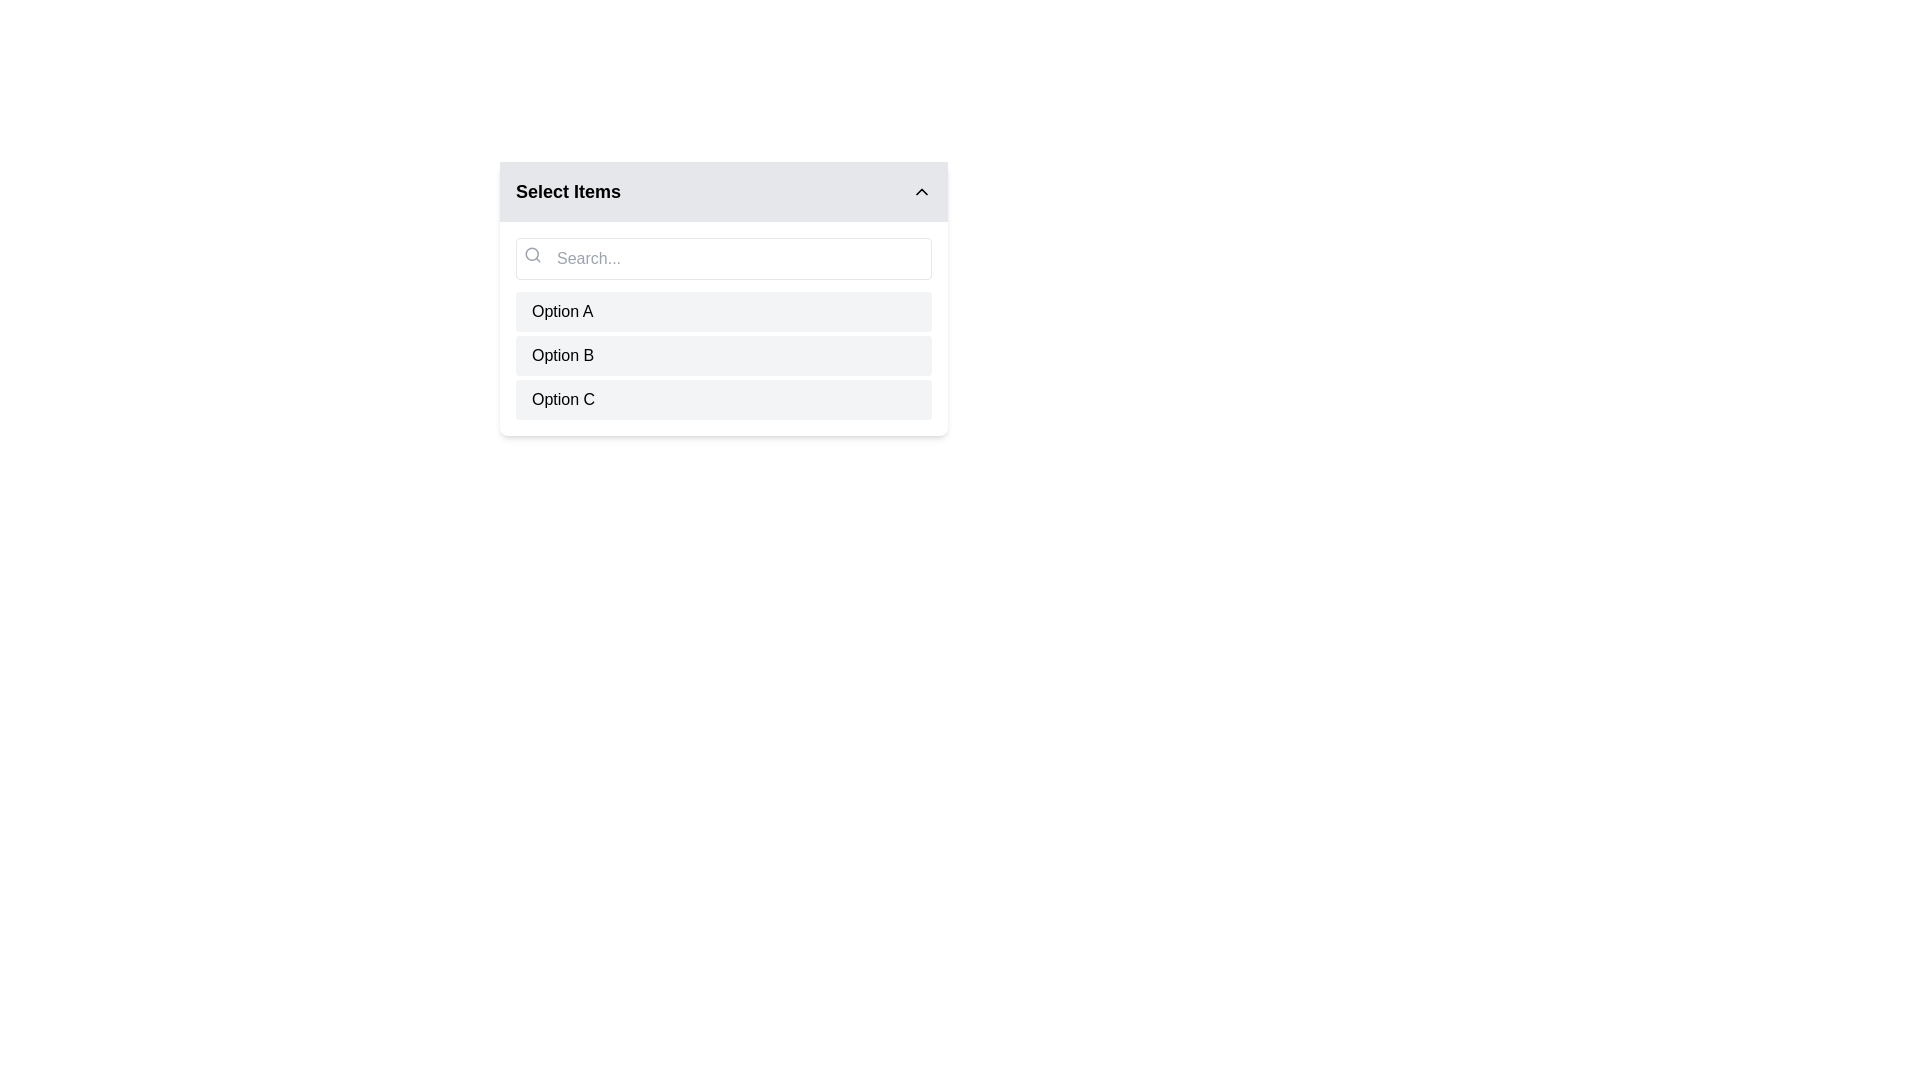 The image size is (1920, 1080). What do you see at coordinates (562, 354) in the screenshot?
I see `the 'Option B' text label, which is styled with black text on a light background and is the second item in a vertical list of options` at bounding box center [562, 354].